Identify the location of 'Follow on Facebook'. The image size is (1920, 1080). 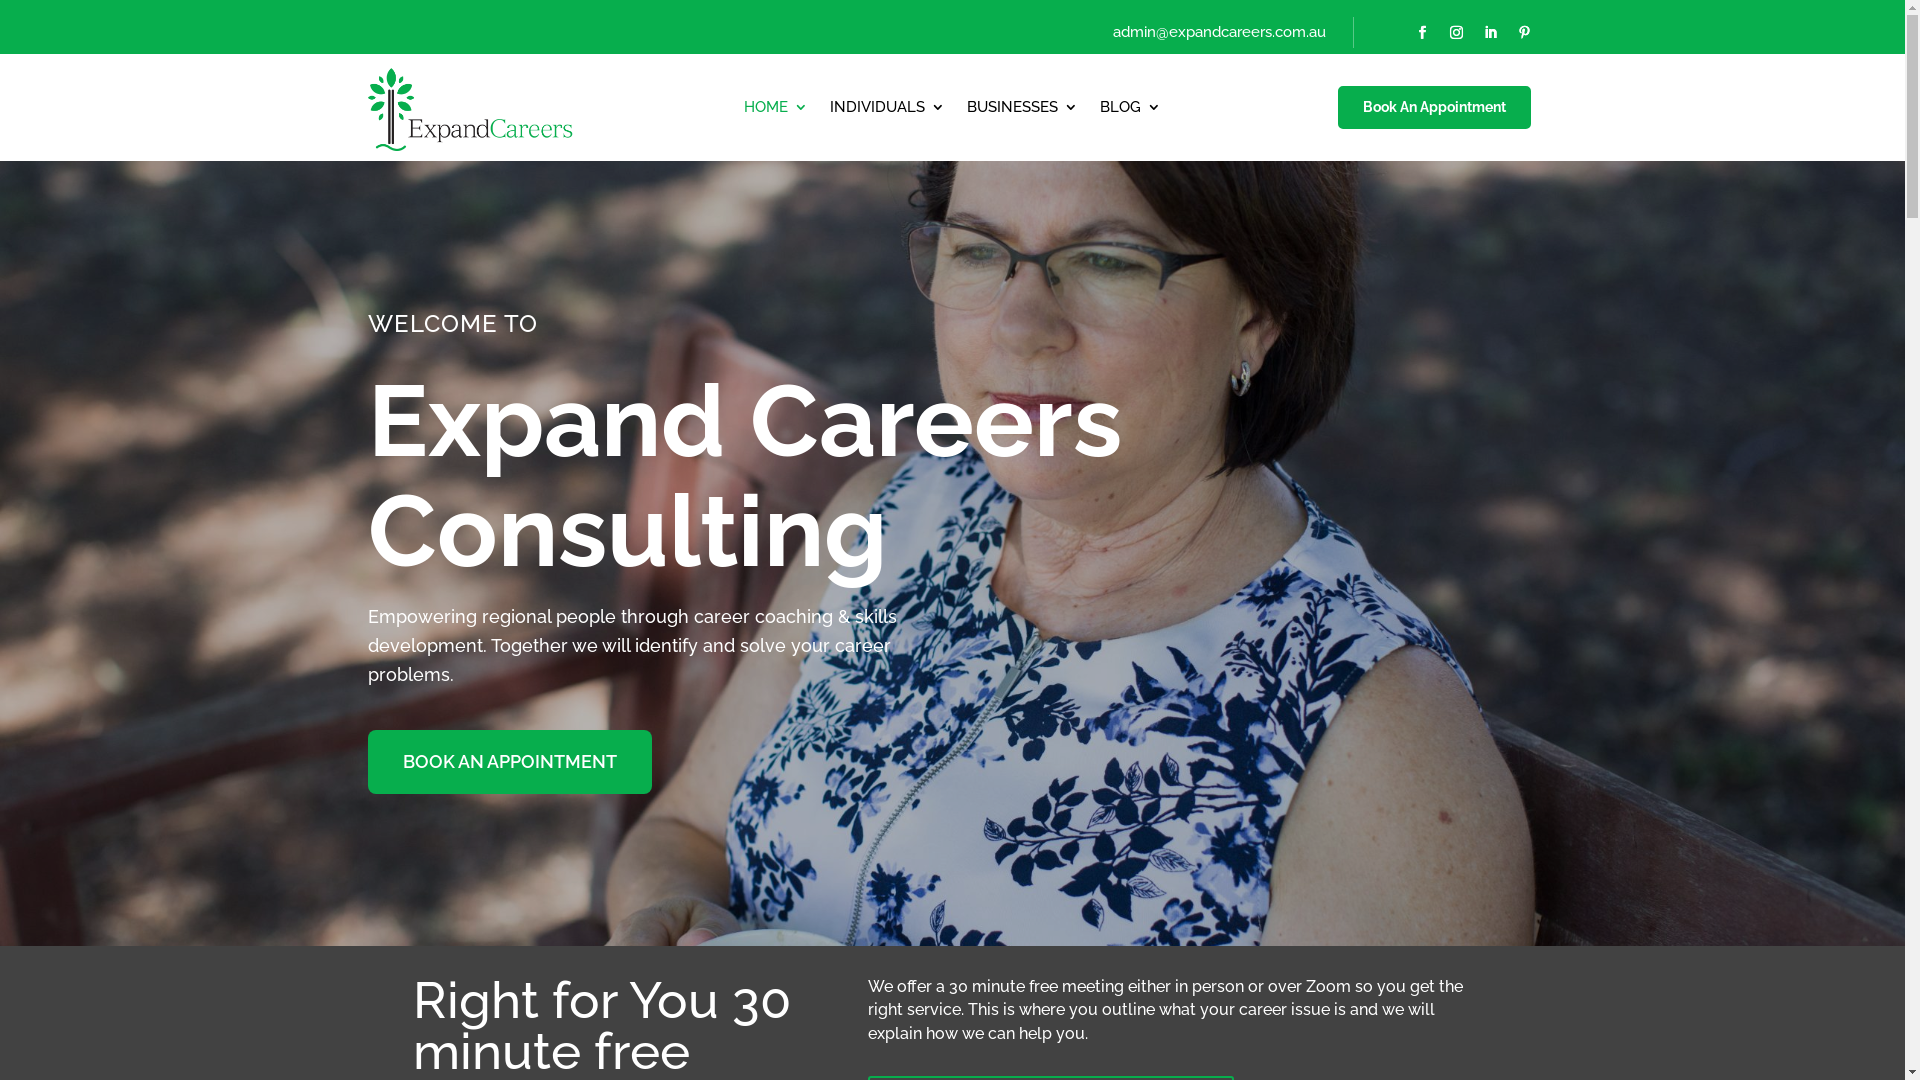
(1420, 33).